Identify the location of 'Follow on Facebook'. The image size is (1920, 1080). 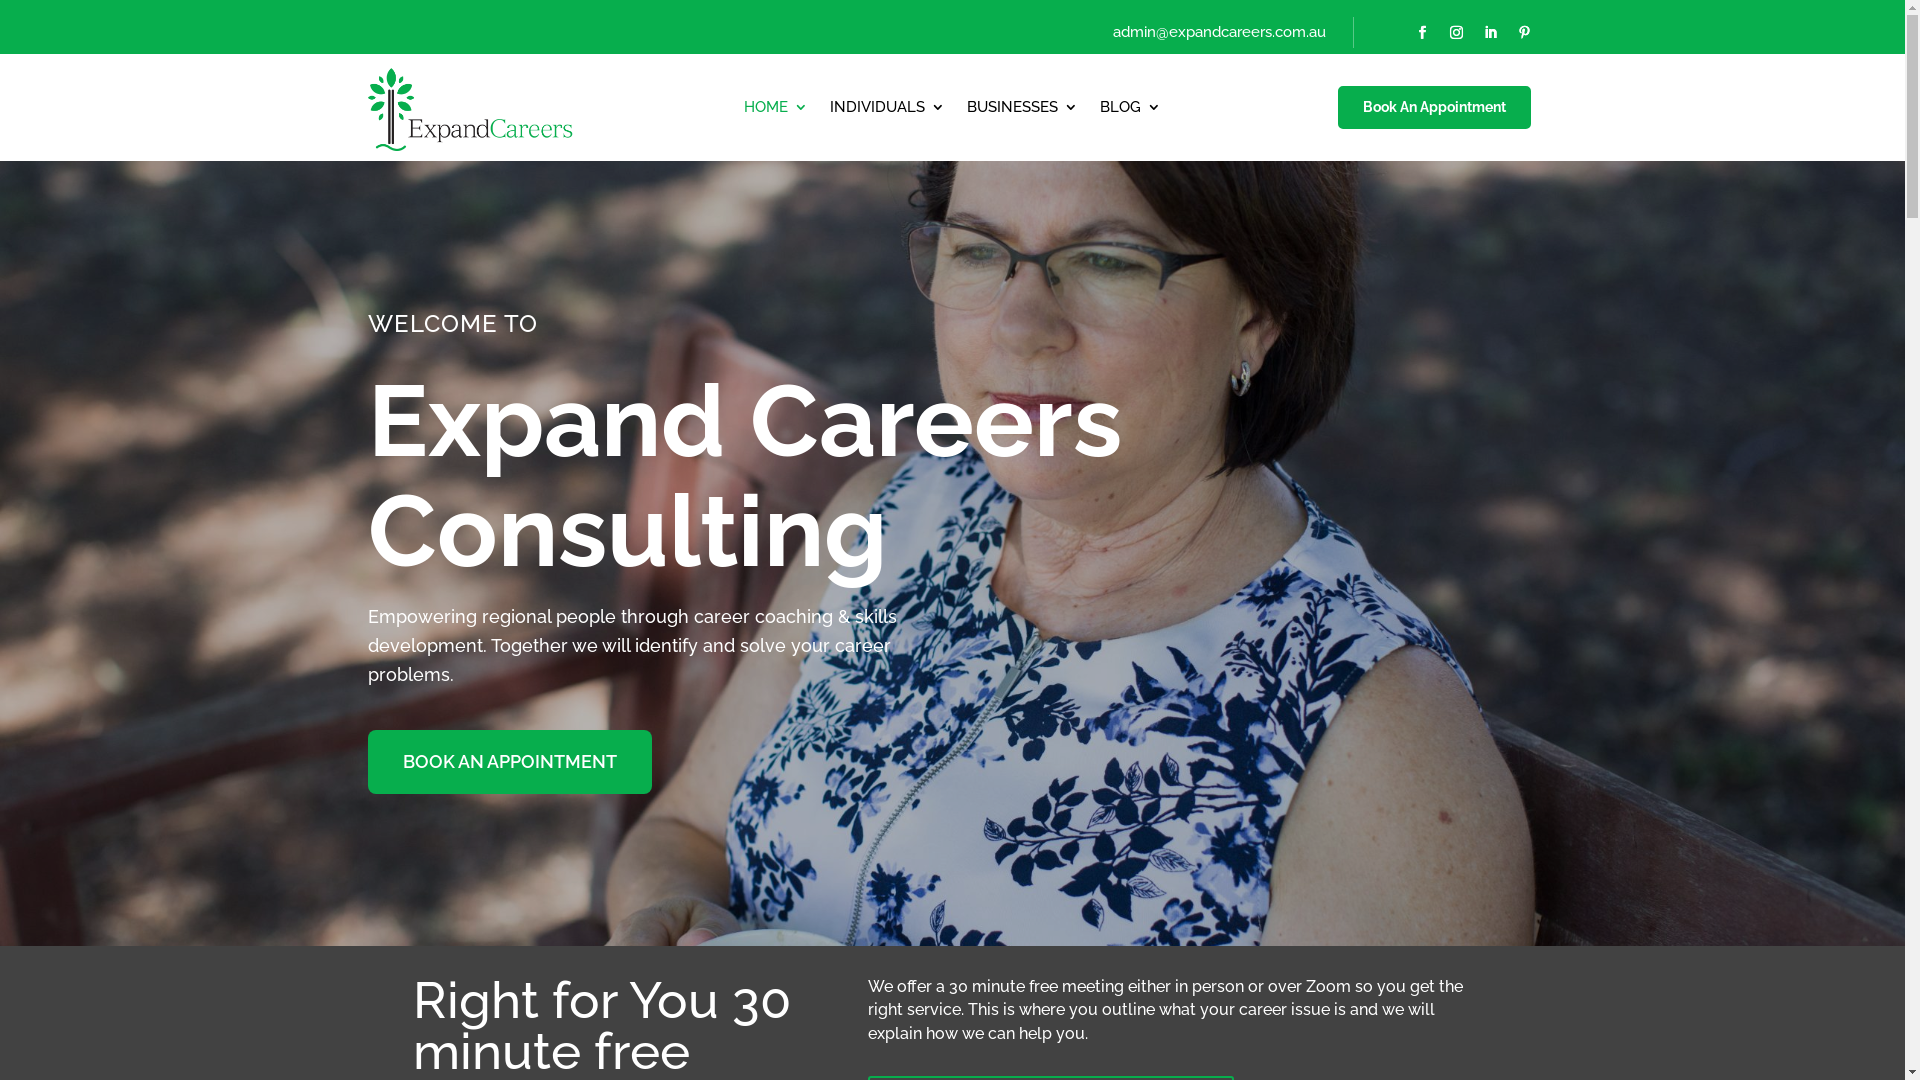
(1420, 33).